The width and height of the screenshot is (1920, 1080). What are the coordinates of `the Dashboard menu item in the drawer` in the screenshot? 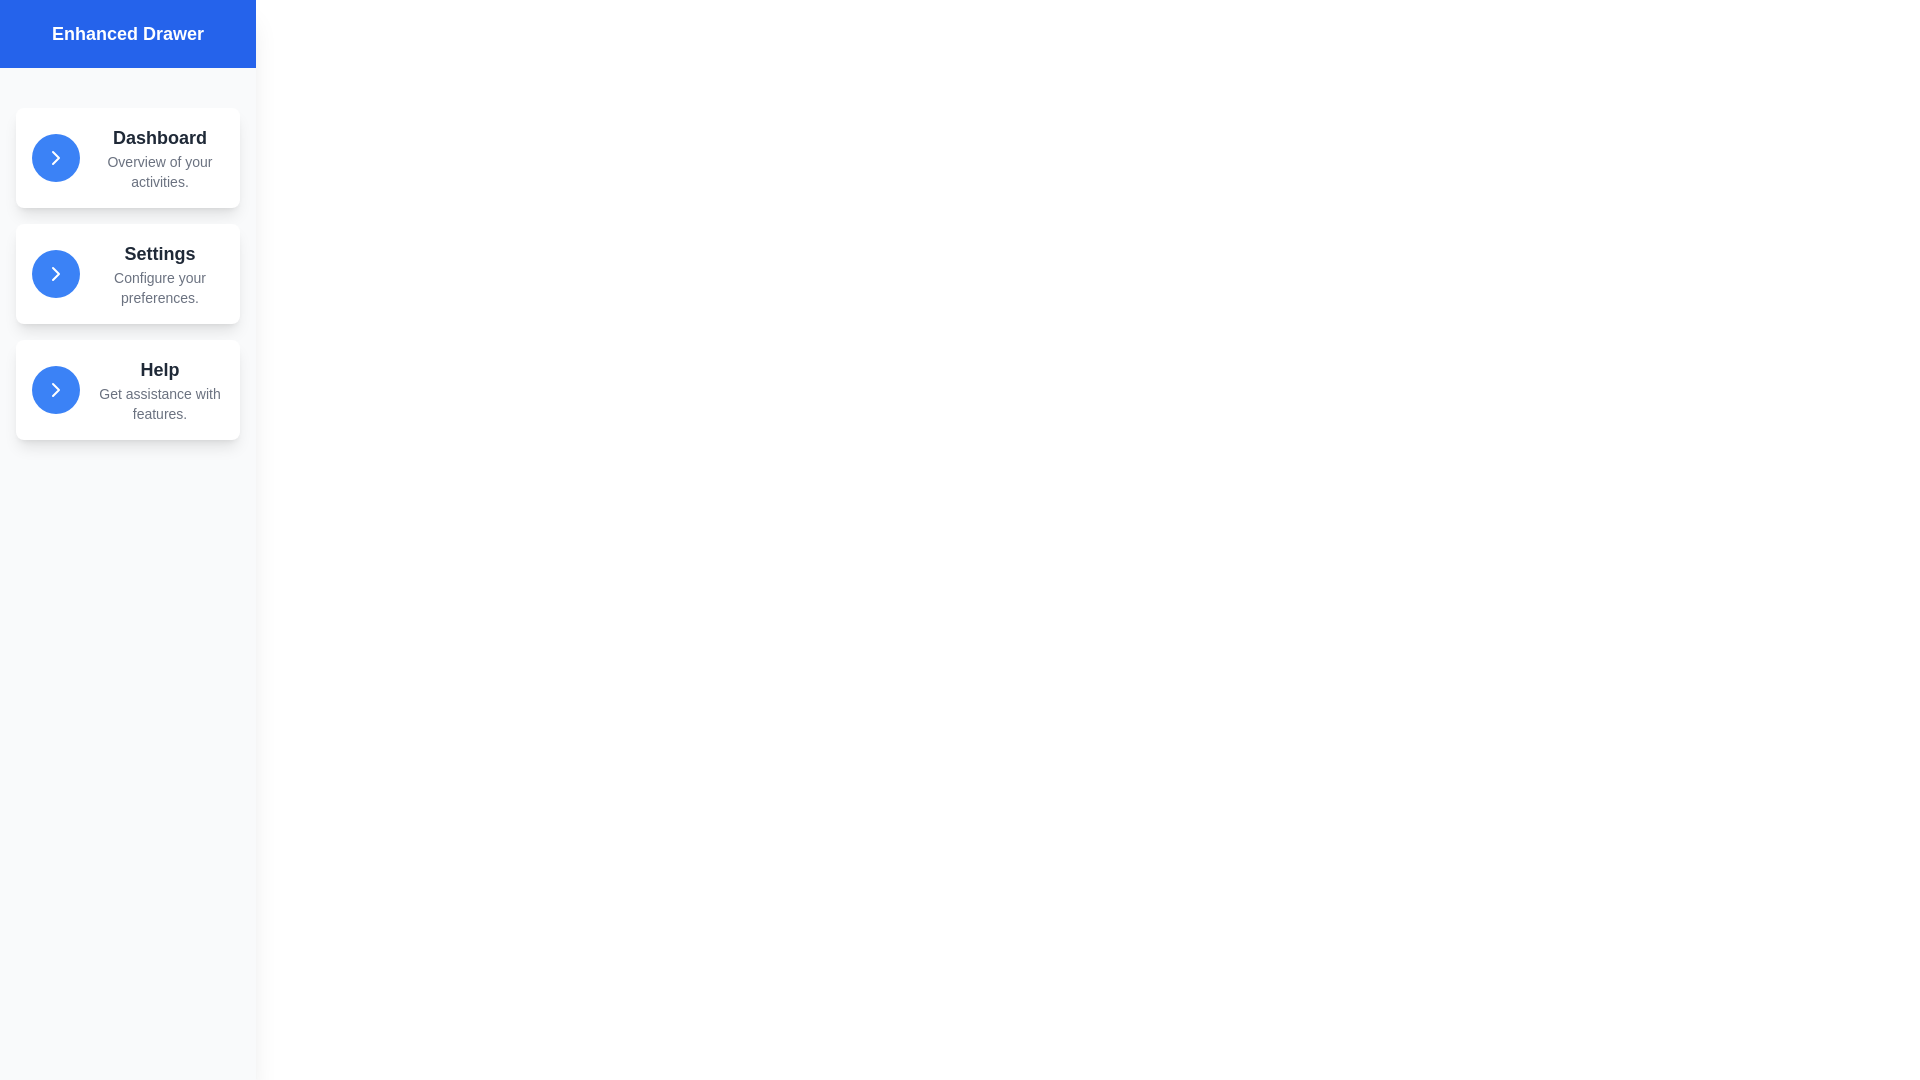 It's located at (127, 157).